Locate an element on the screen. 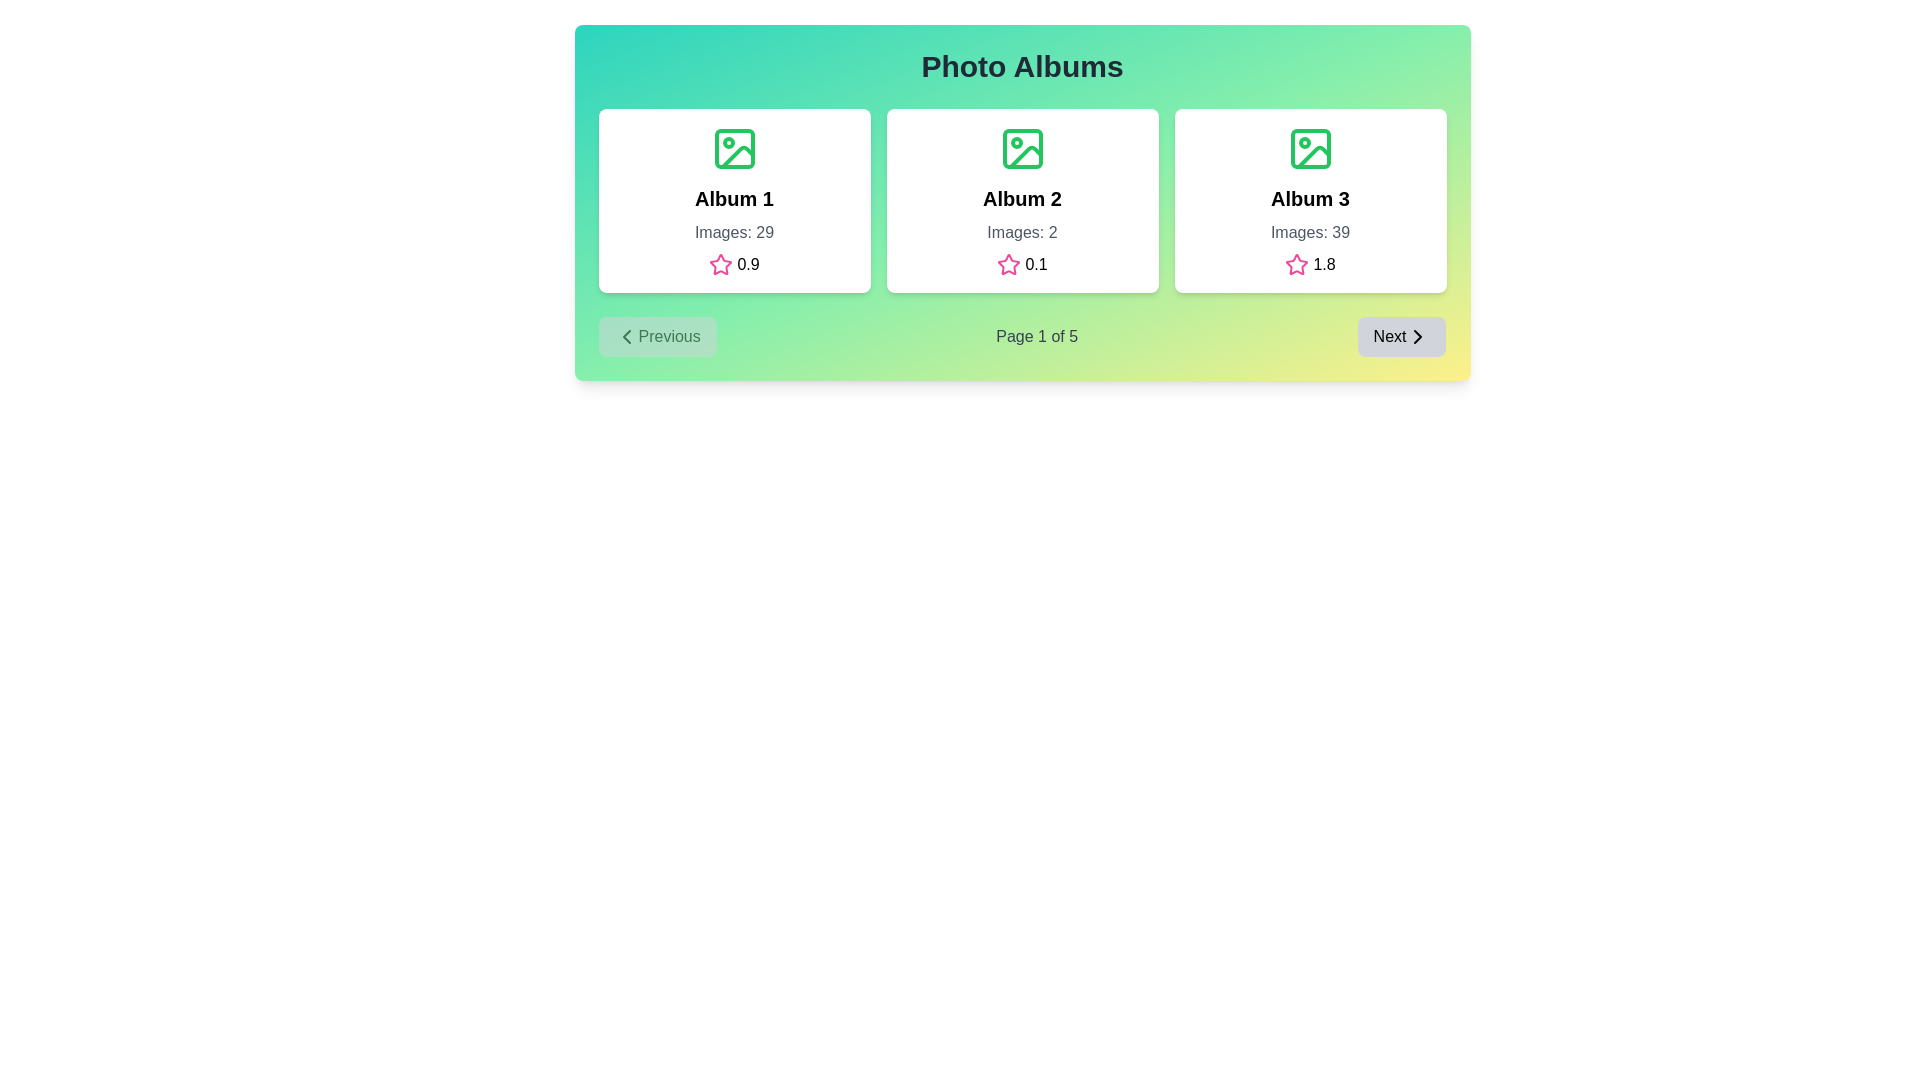  the heading text element labeled 'Photo Albums', which is prominently displayed at the top center of the interface in a large bold font is located at coordinates (1022, 65).